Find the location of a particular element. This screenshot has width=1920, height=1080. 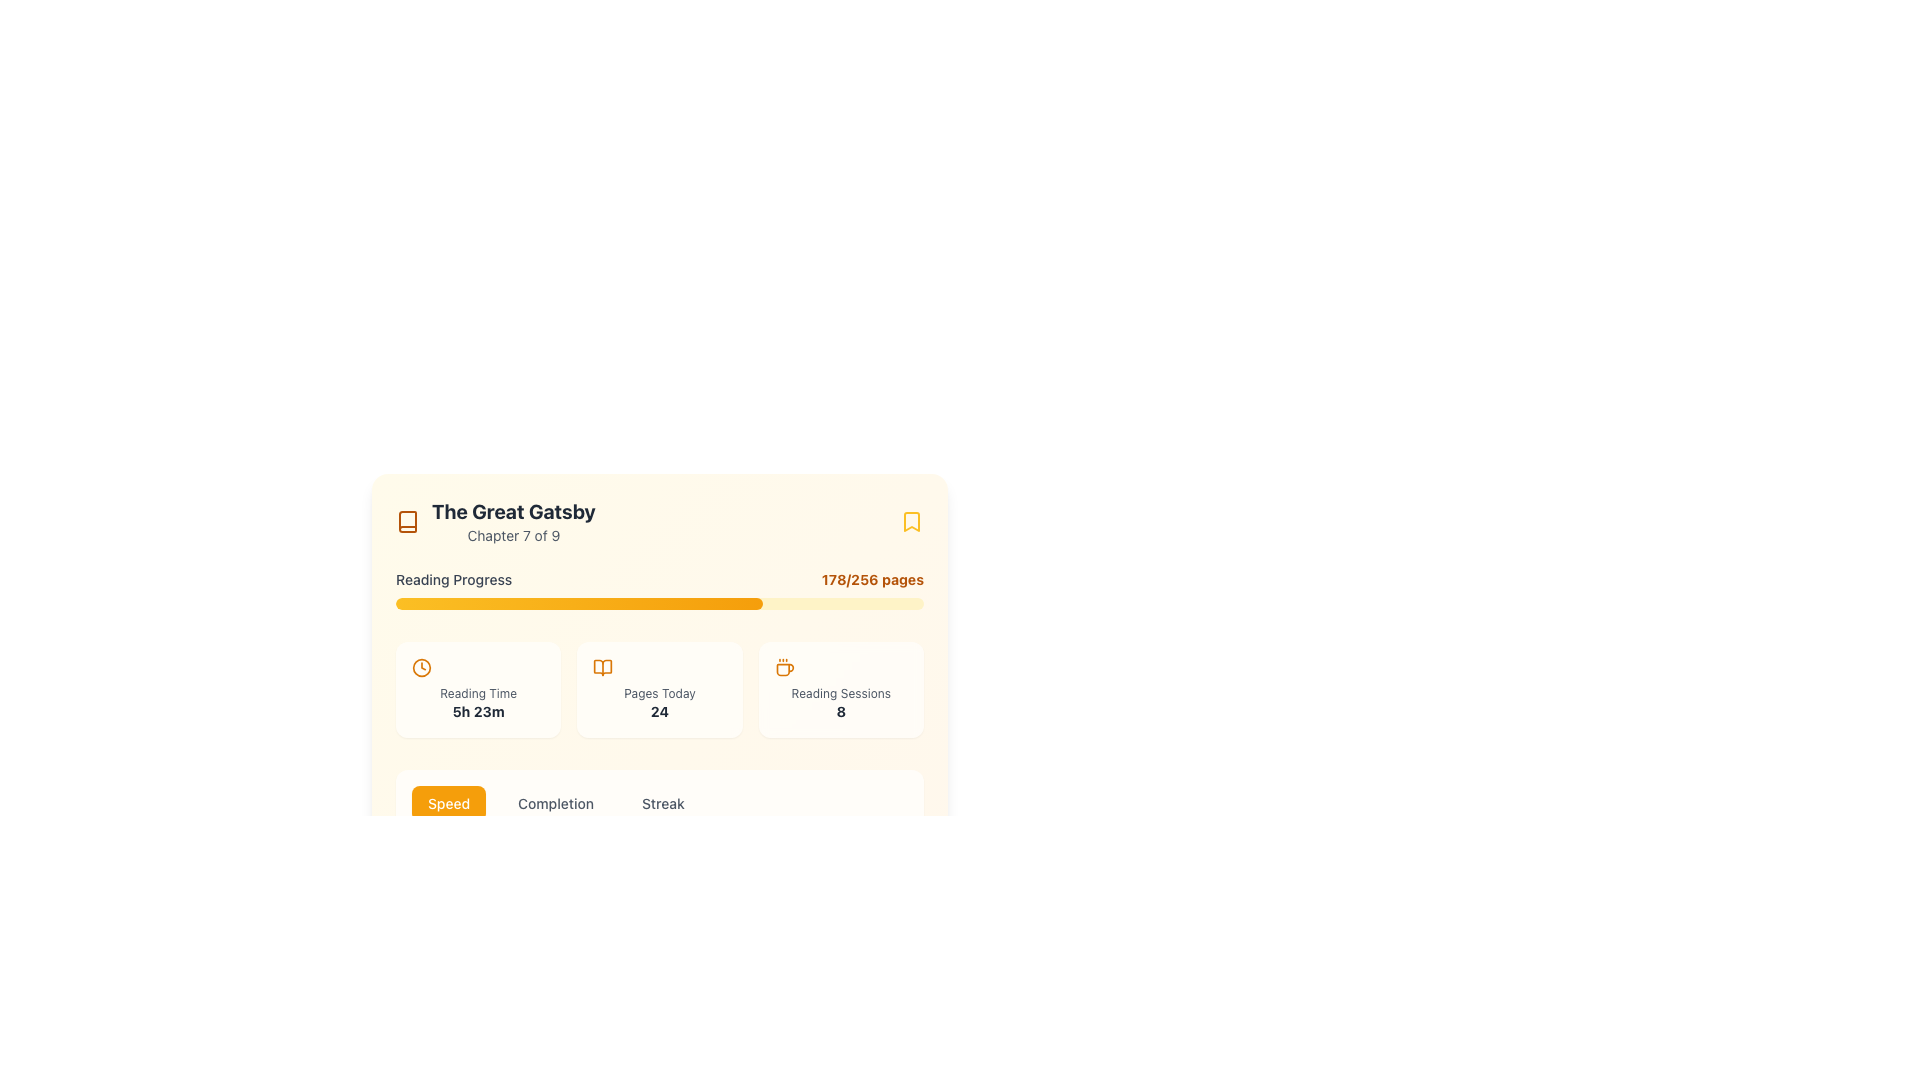

the Informational card that displays the total reading time spent, located beneath the 'Reading Progress' bar as the first card in a horizontal set of three cards is located at coordinates (477, 689).